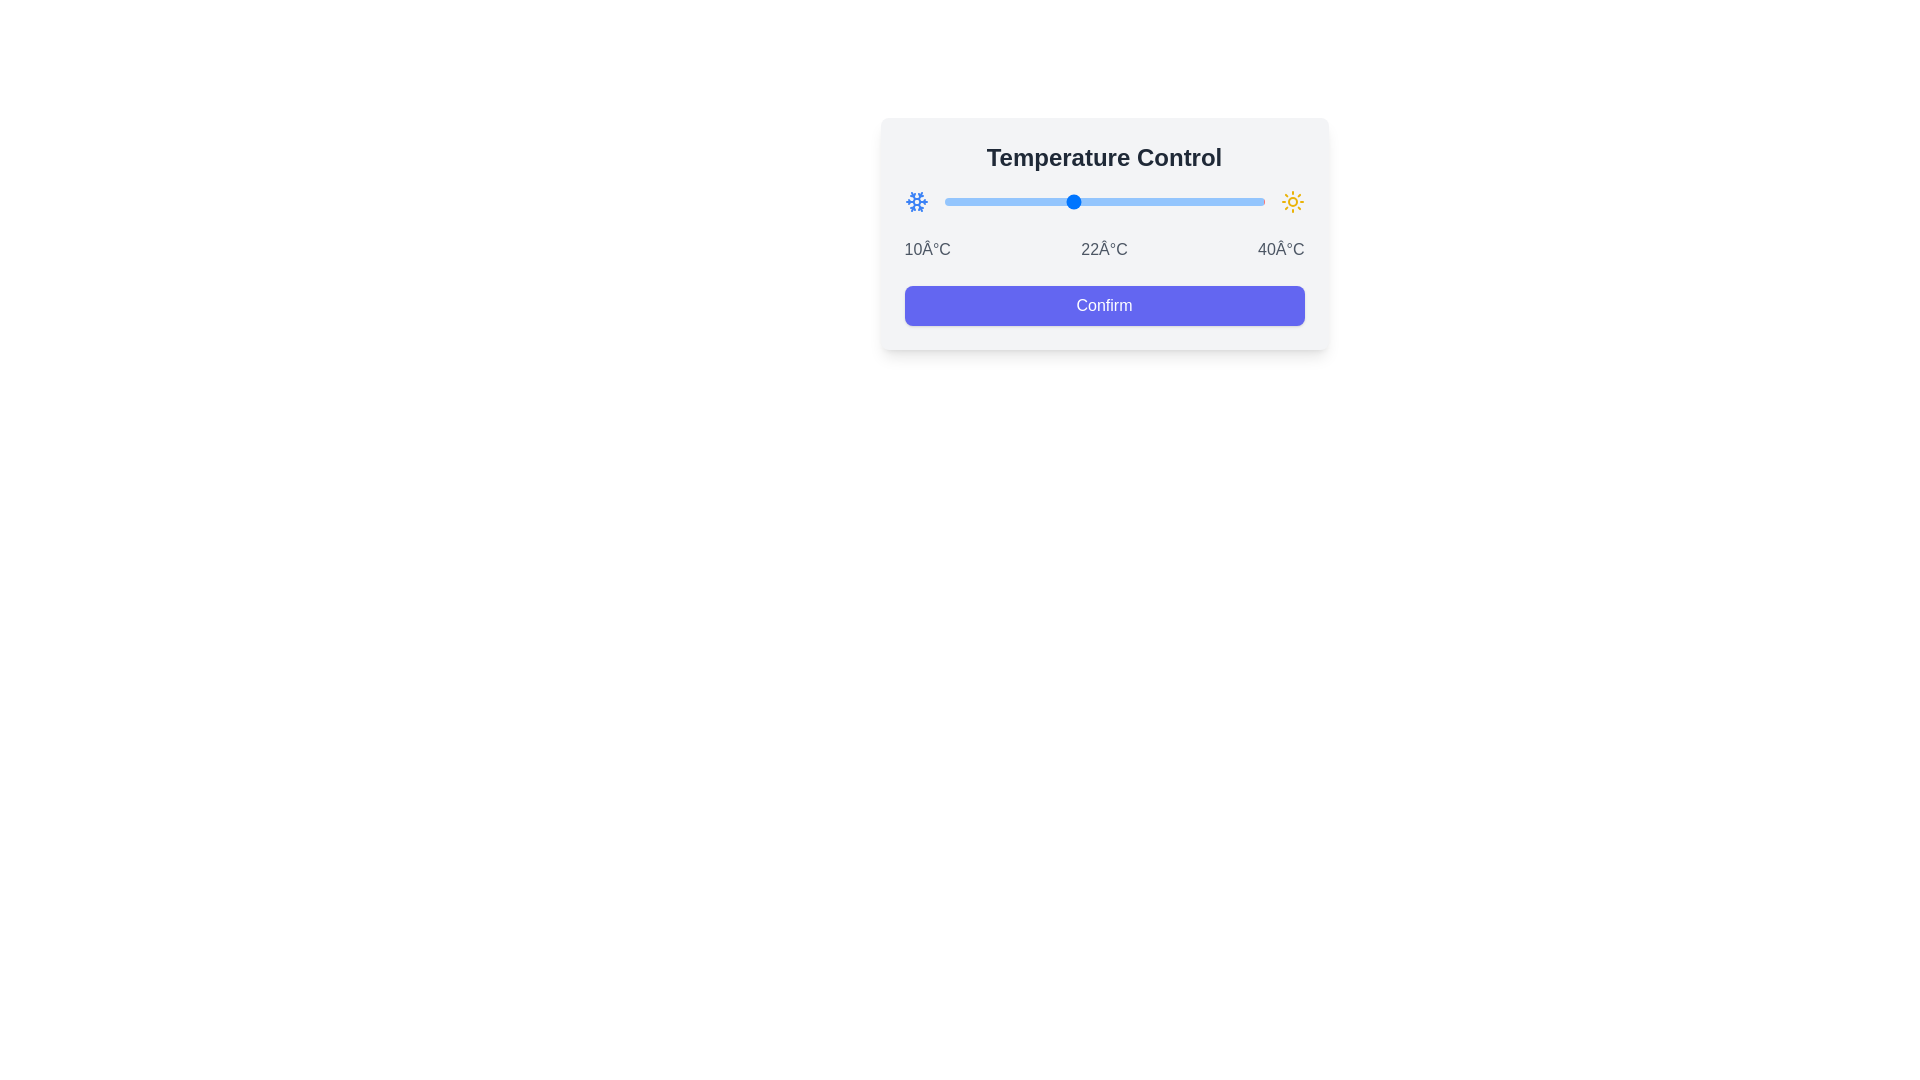  I want to click on the slider to set the temperature to 36°C, so click(1220, 201).